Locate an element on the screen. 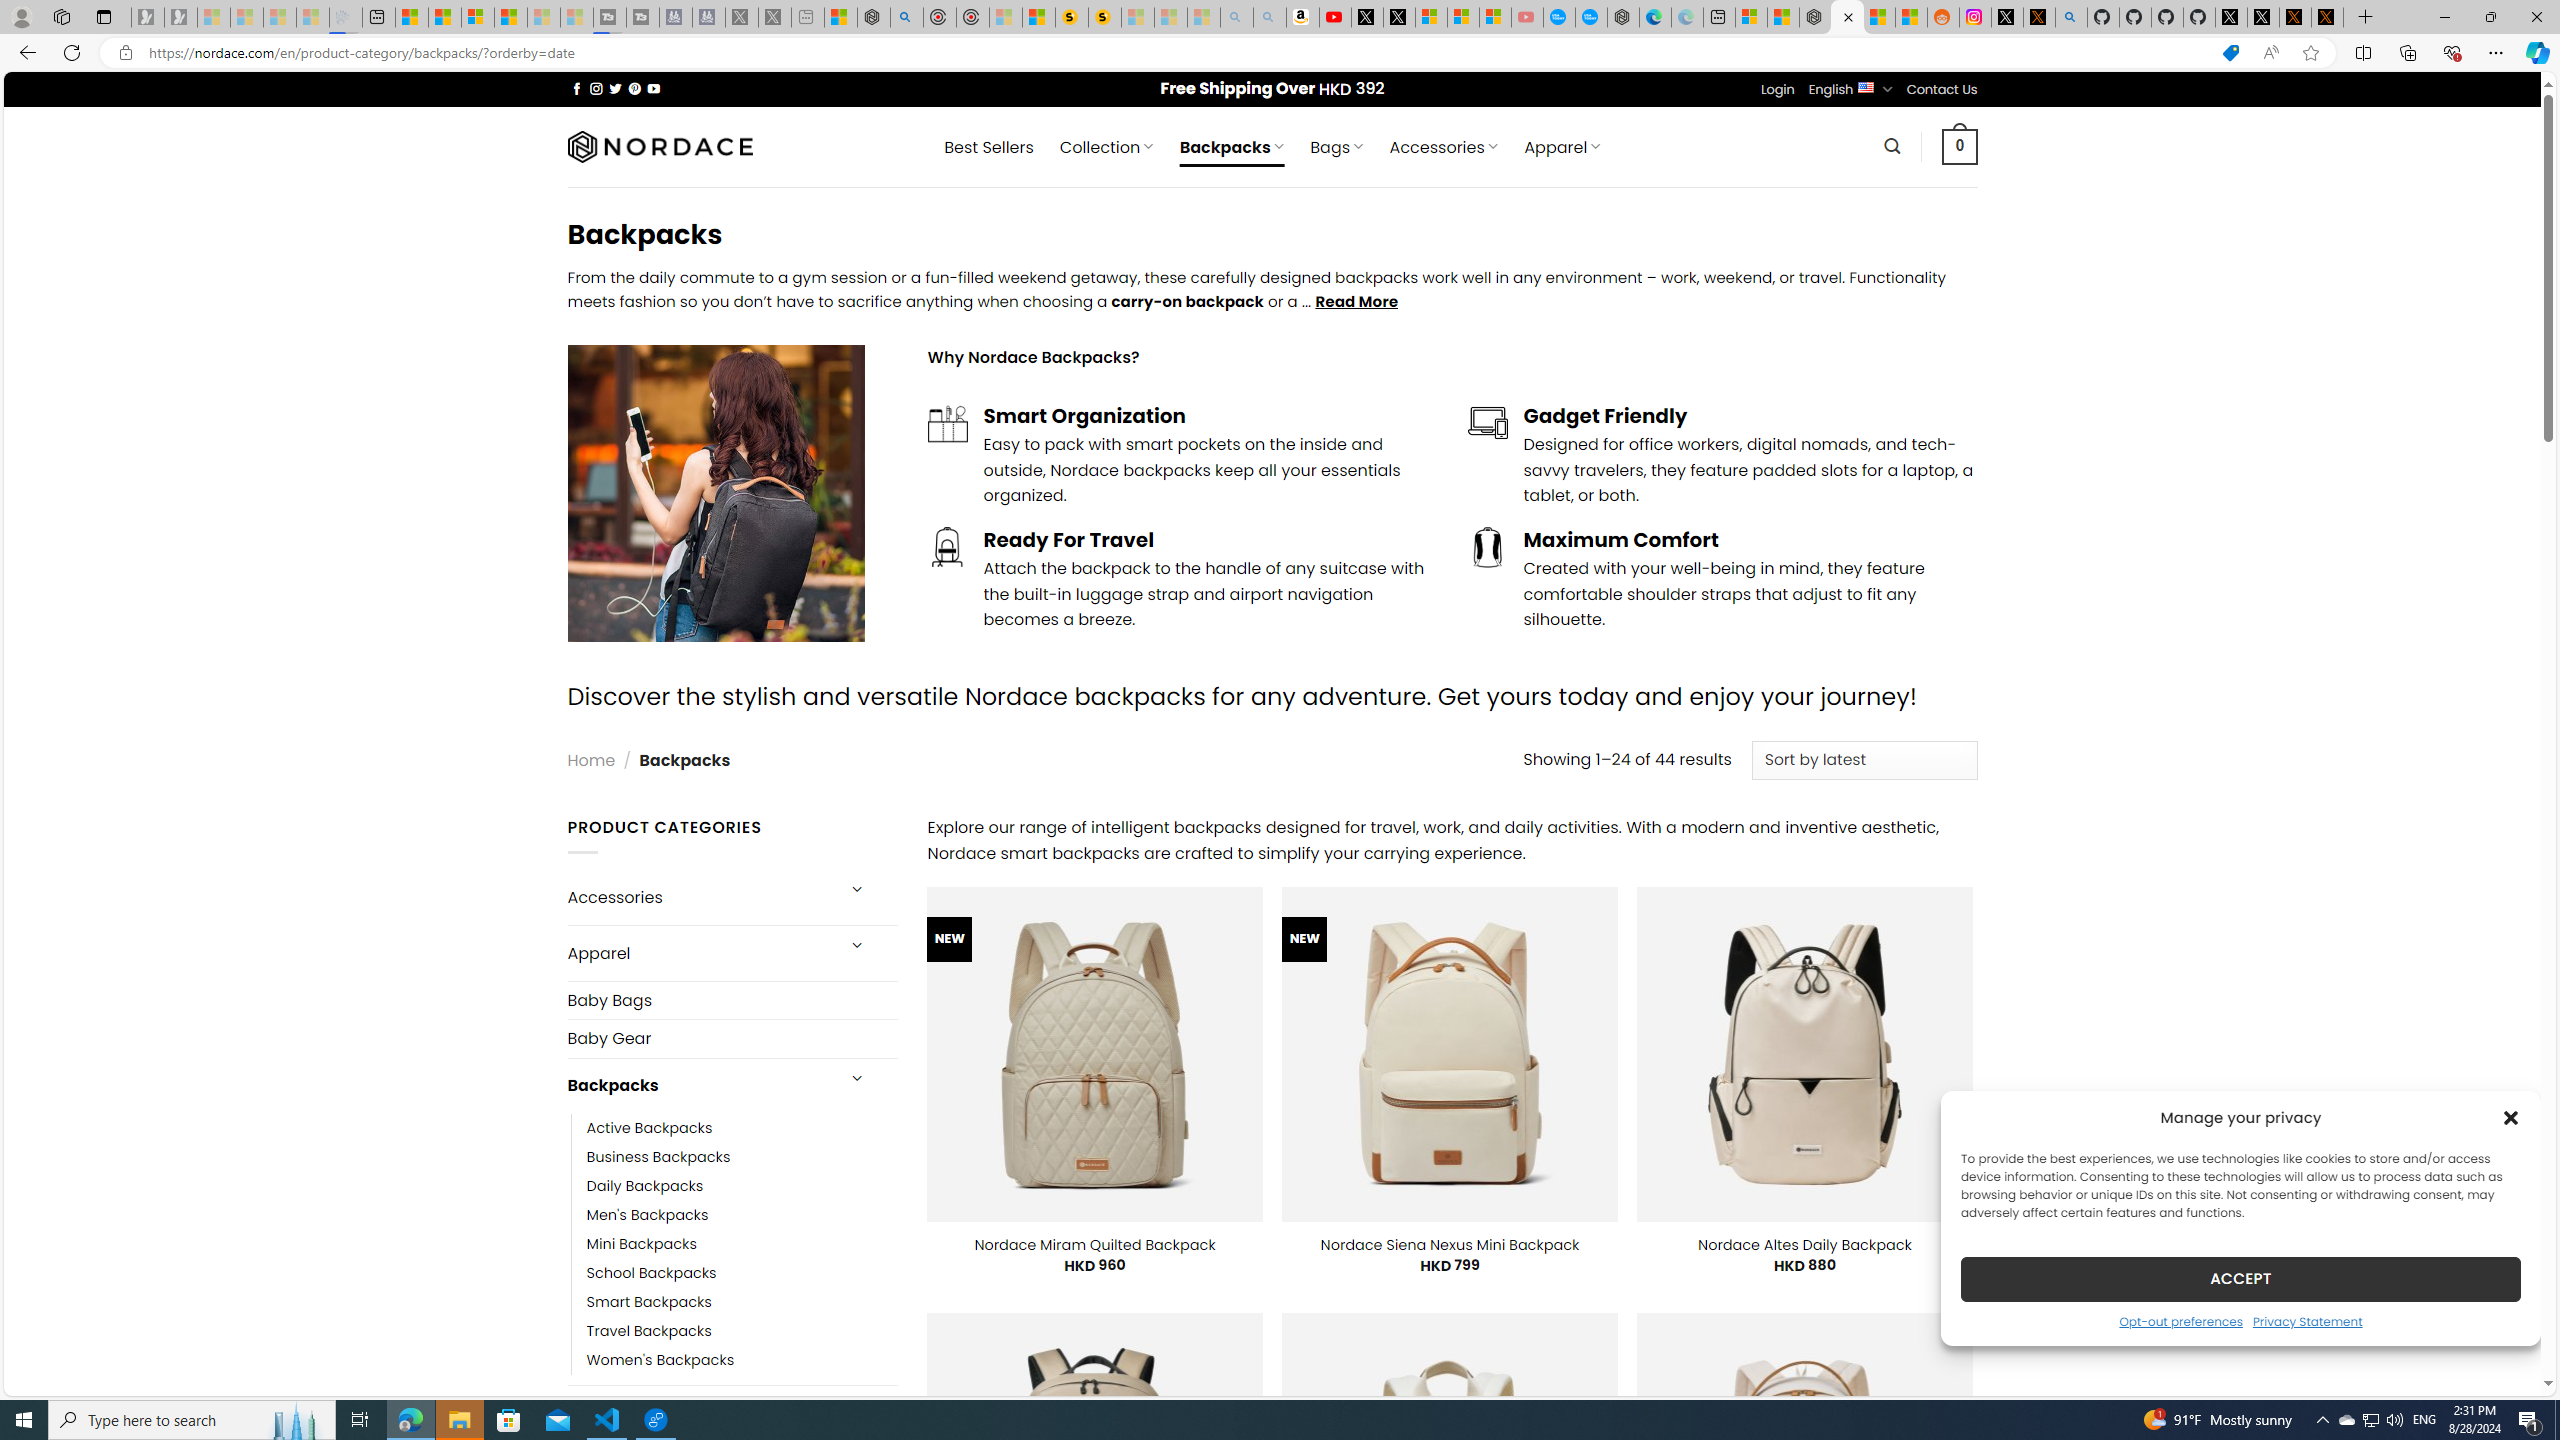 The width and height of the screenshot is (2560, 1440). 'Shanghai, China Weather trends | Microsoft Weather' is located at coordinates (1911, 16).